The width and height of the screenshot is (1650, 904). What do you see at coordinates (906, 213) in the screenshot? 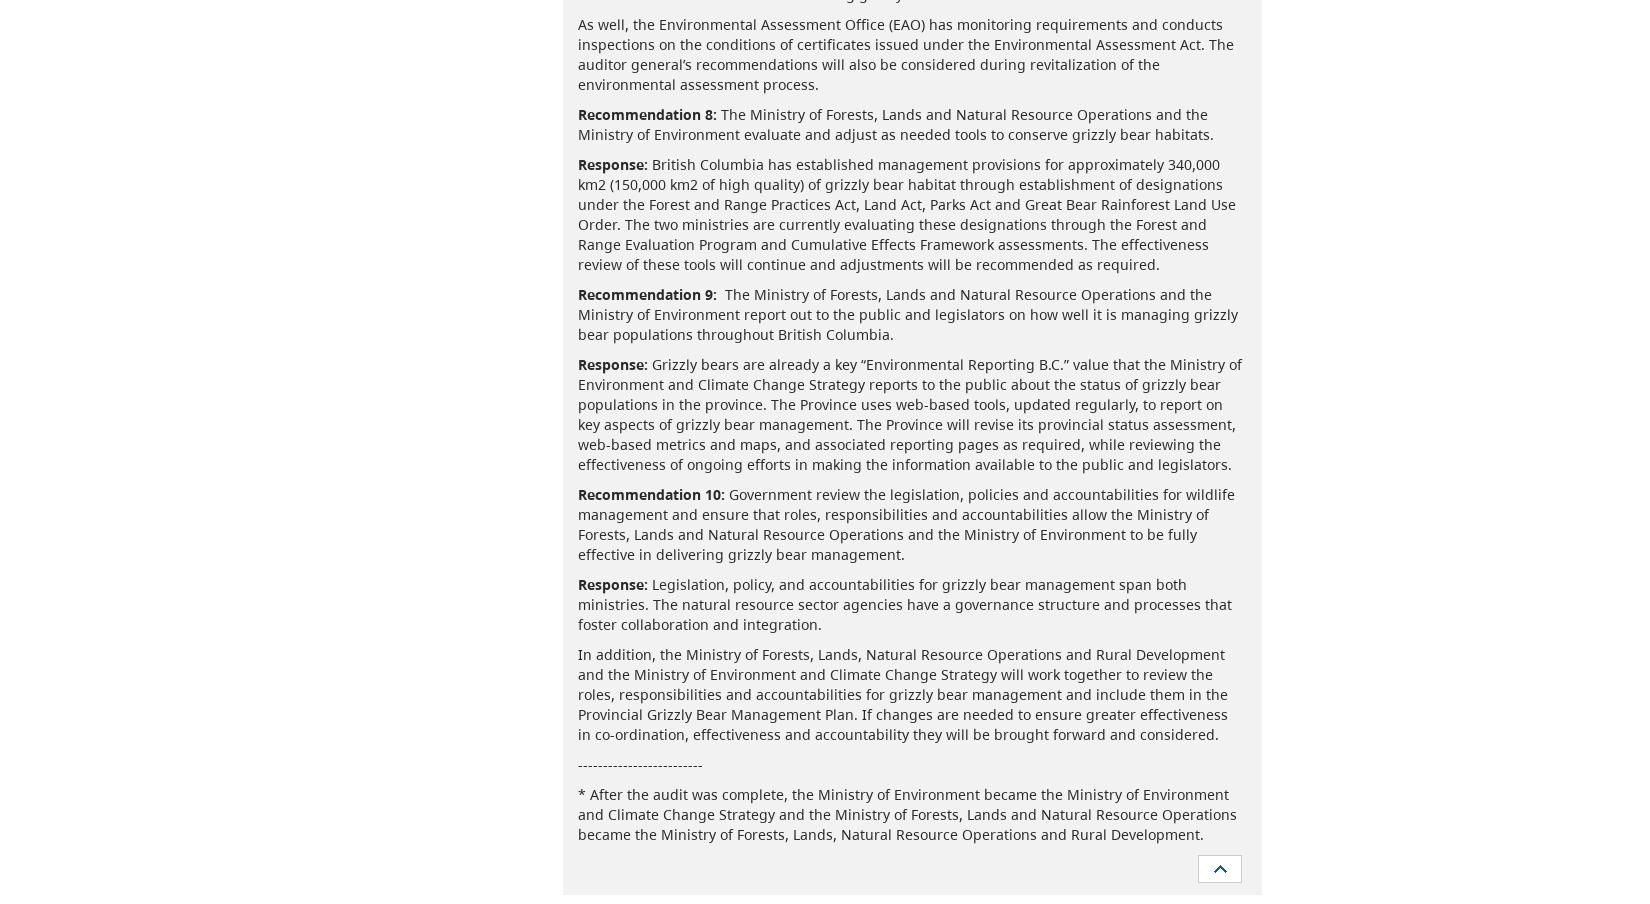
I see `'British Columbia has established management provisions for approximately 340,000 km2 (150,000 km2 of high quality) of grizzly bear habitat through establishment of designations under the Forest and Range Practices Act, Land Act, Parks Act and Great Bear Rainforest Land Use Order. The two ministries are currently evaluating these designations through the Forest and Range Evaluation Program and Cumulative Effects Framework assessments. The effectiveness review of these tools will continue and adjustments will be recommended as required.'` at bounding box center [906, 213].